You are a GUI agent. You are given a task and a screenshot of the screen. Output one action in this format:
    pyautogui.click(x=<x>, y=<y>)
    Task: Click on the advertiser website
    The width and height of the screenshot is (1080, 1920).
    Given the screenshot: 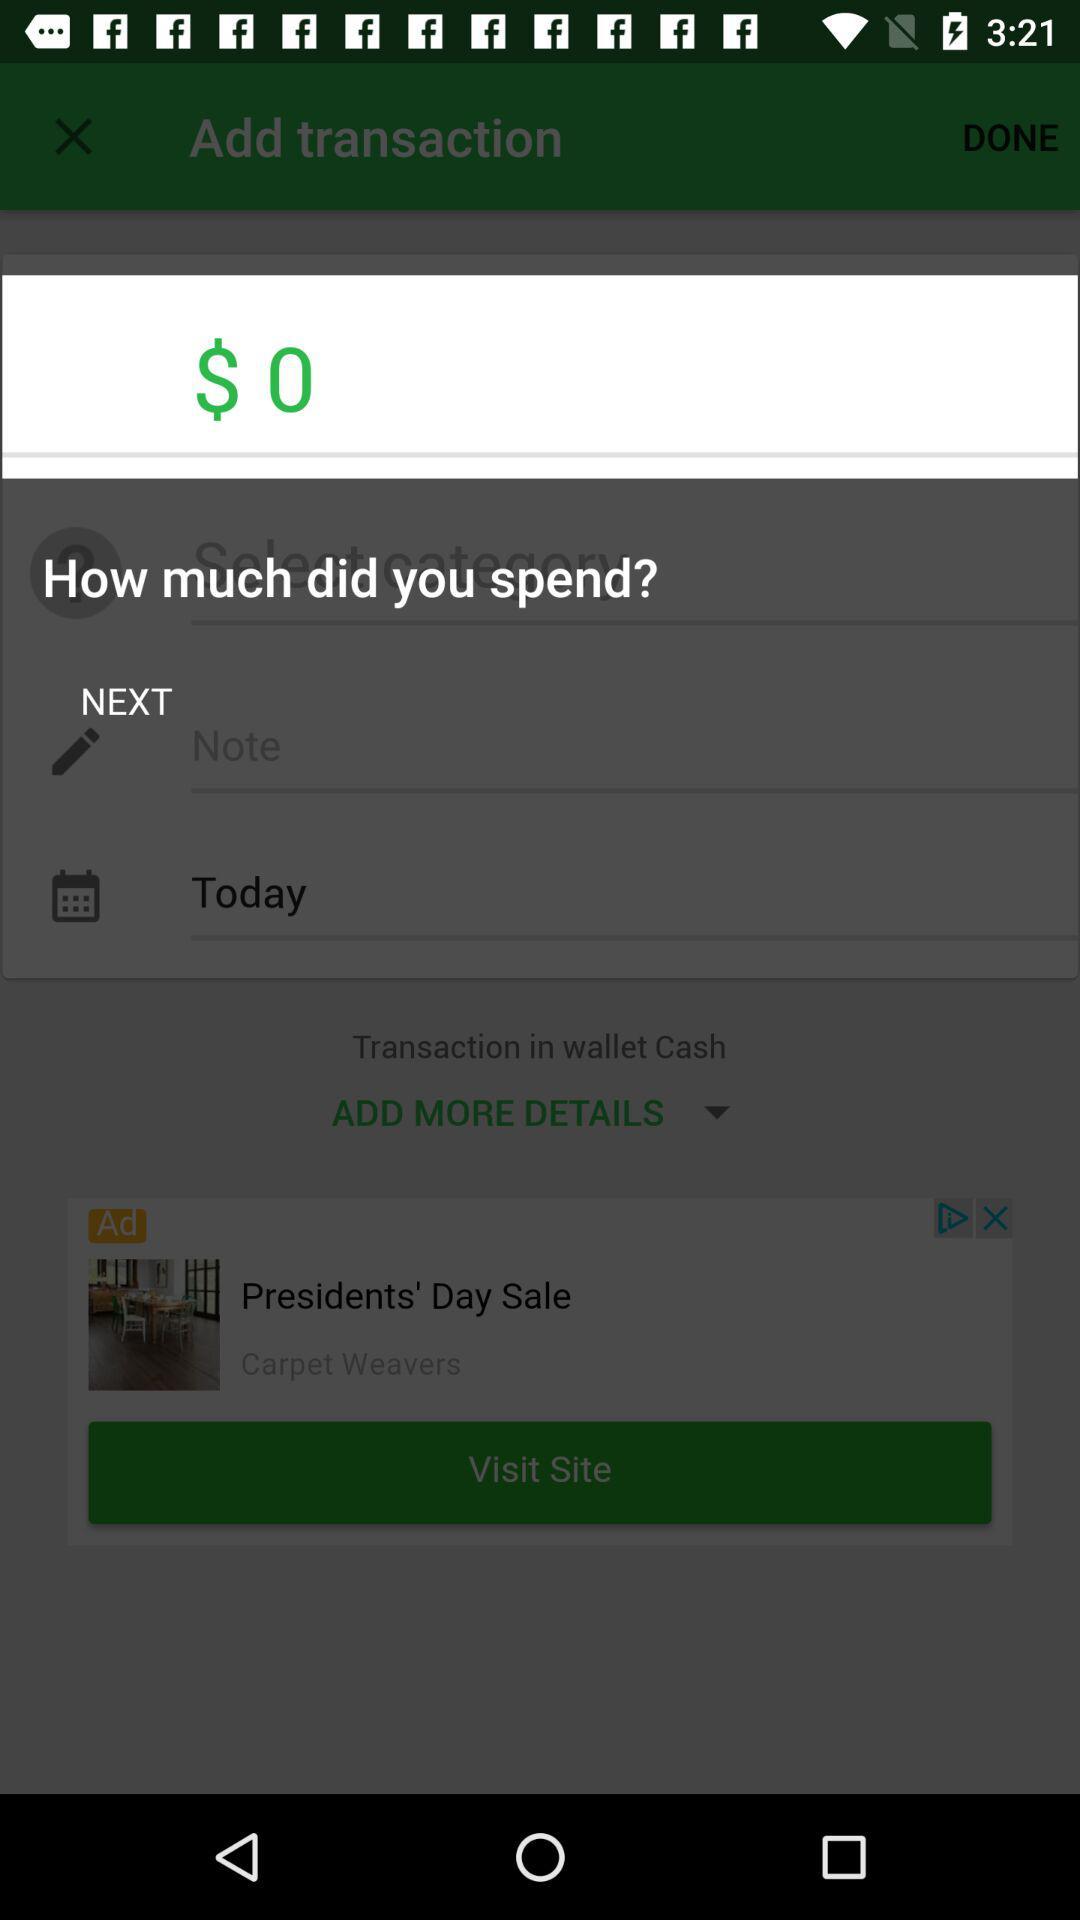 What is the action you would take?
    pyautogui.click(x=540, y=1370)
    